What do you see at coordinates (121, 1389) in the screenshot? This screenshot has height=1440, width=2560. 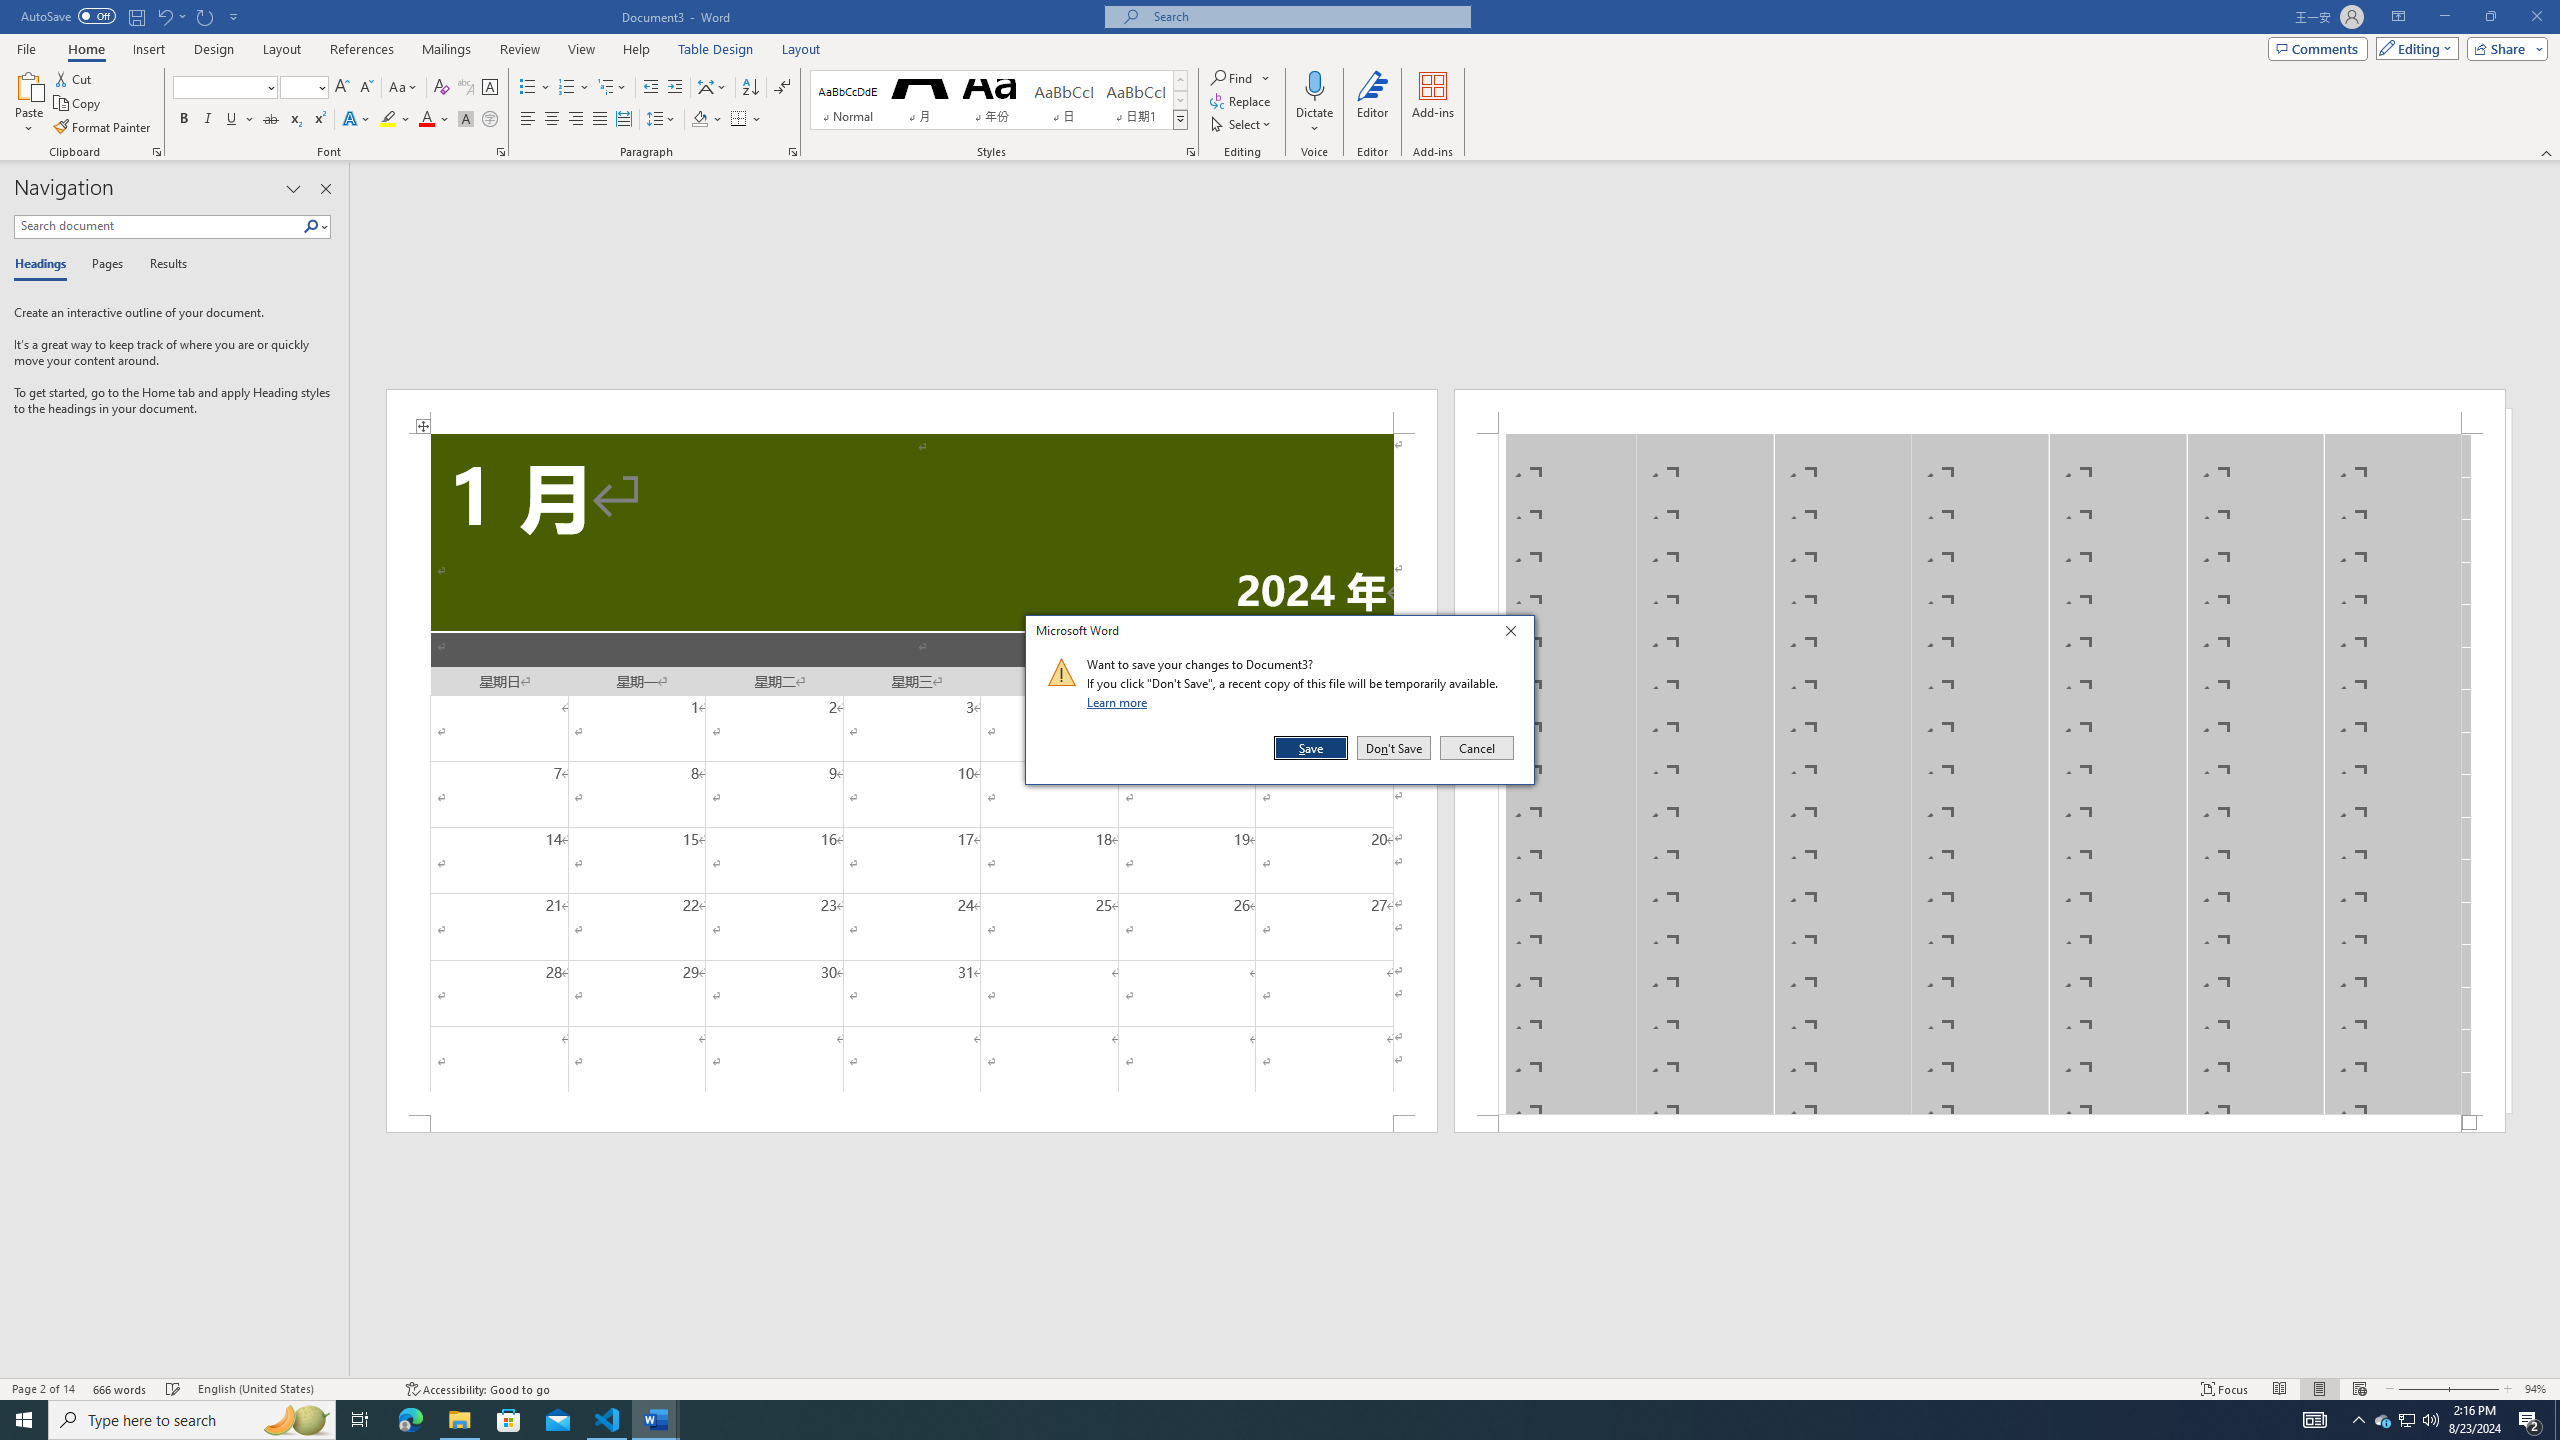 I see `'Word Count 666 words'` at bounding box center [121, 1389].